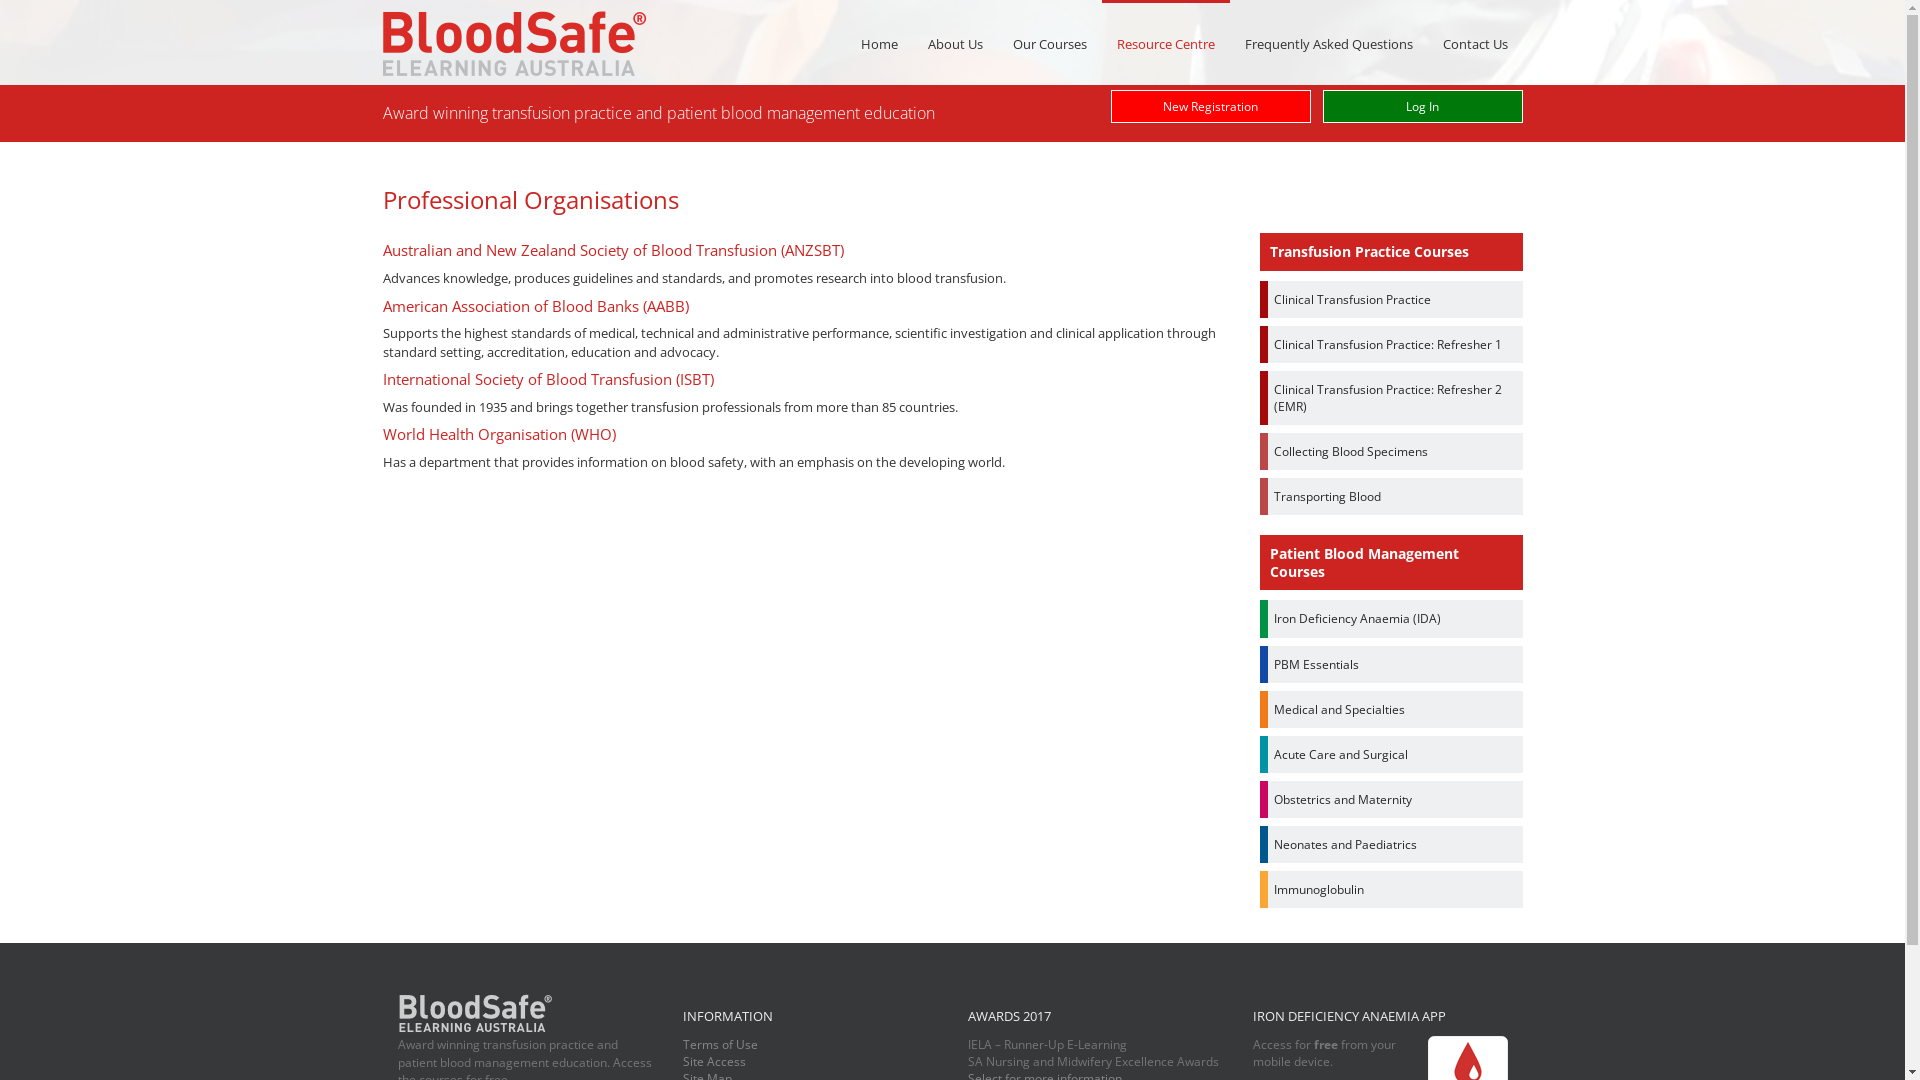 The image size is (1920, 1080). What do you see at coordinates (1258, 617) in the screenshot?
I see `'Iron Deficiency Anaemia (IDA)'` at bounding box center [1258, 617].